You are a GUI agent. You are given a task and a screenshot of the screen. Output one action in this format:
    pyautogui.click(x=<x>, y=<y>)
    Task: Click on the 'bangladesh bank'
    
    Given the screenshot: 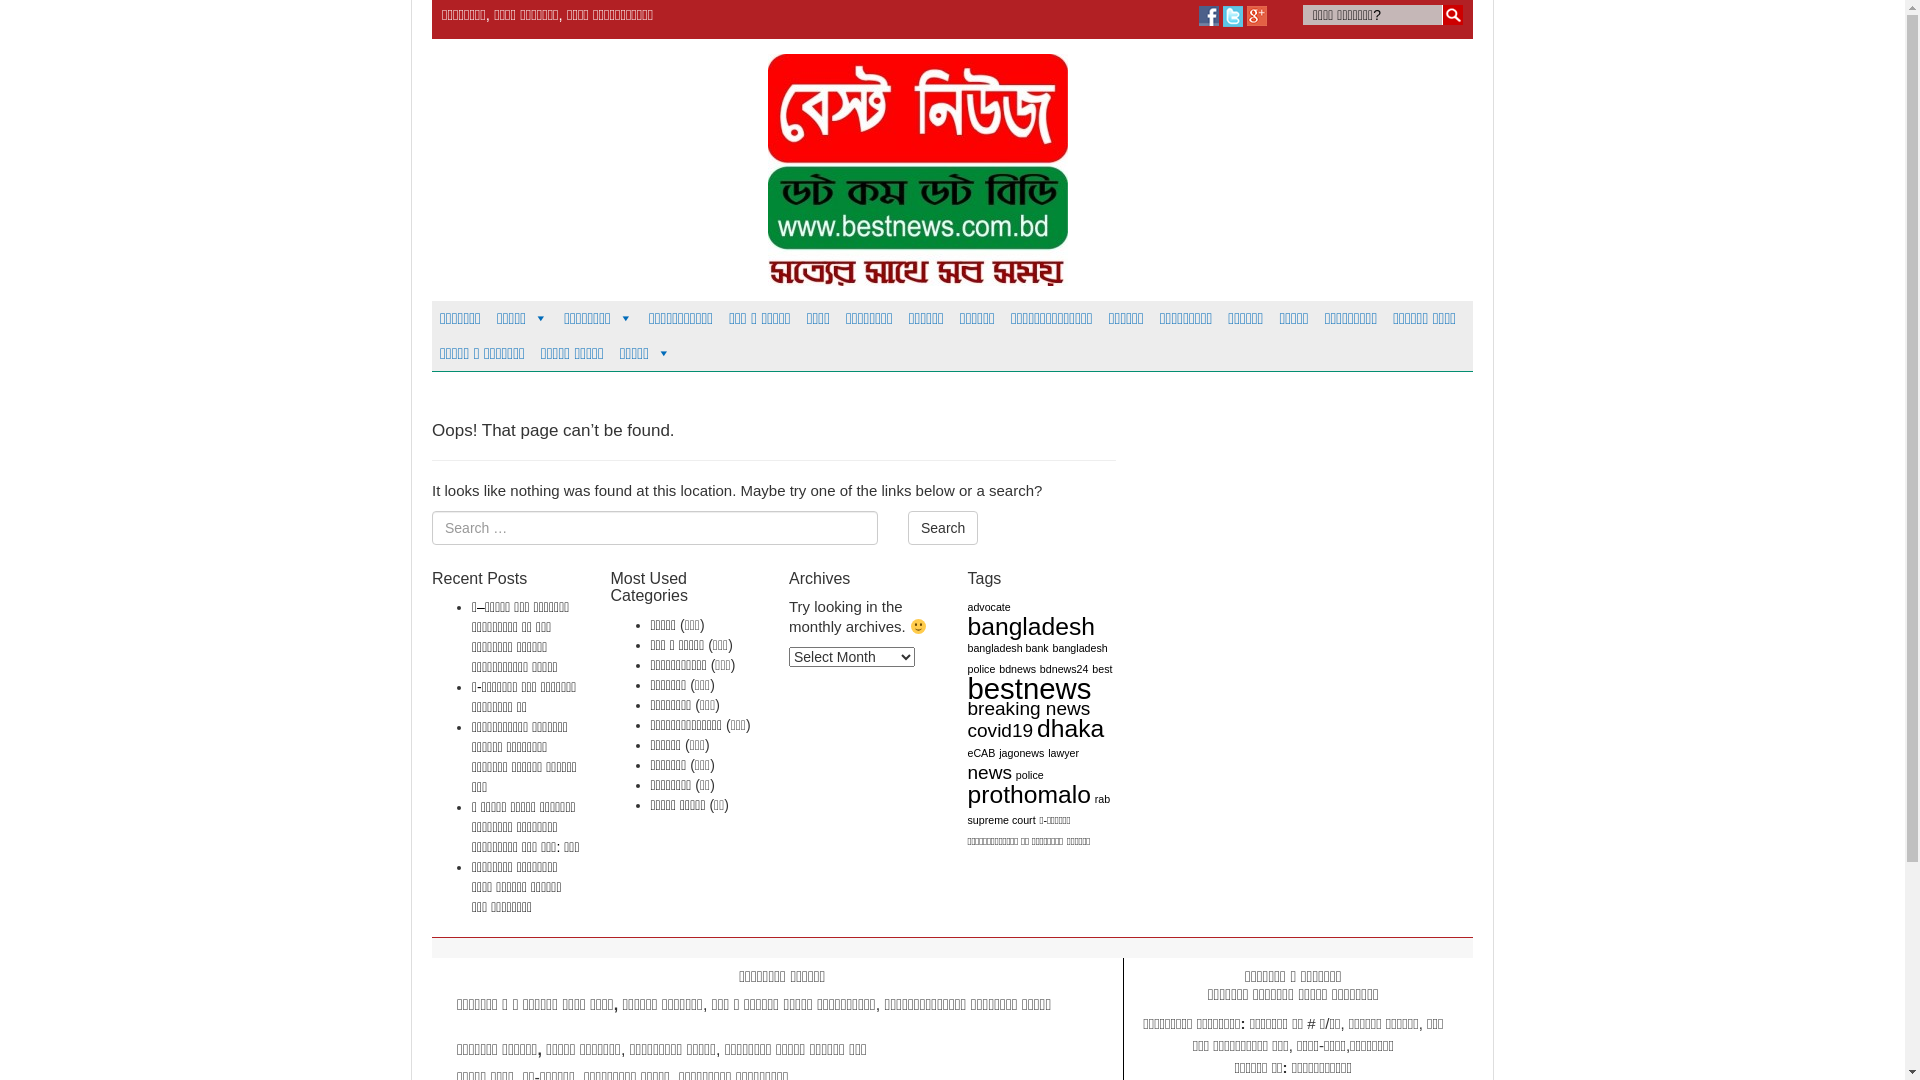 What is the action you would take?
    pyautogui.click(x=1008, y=648)
    